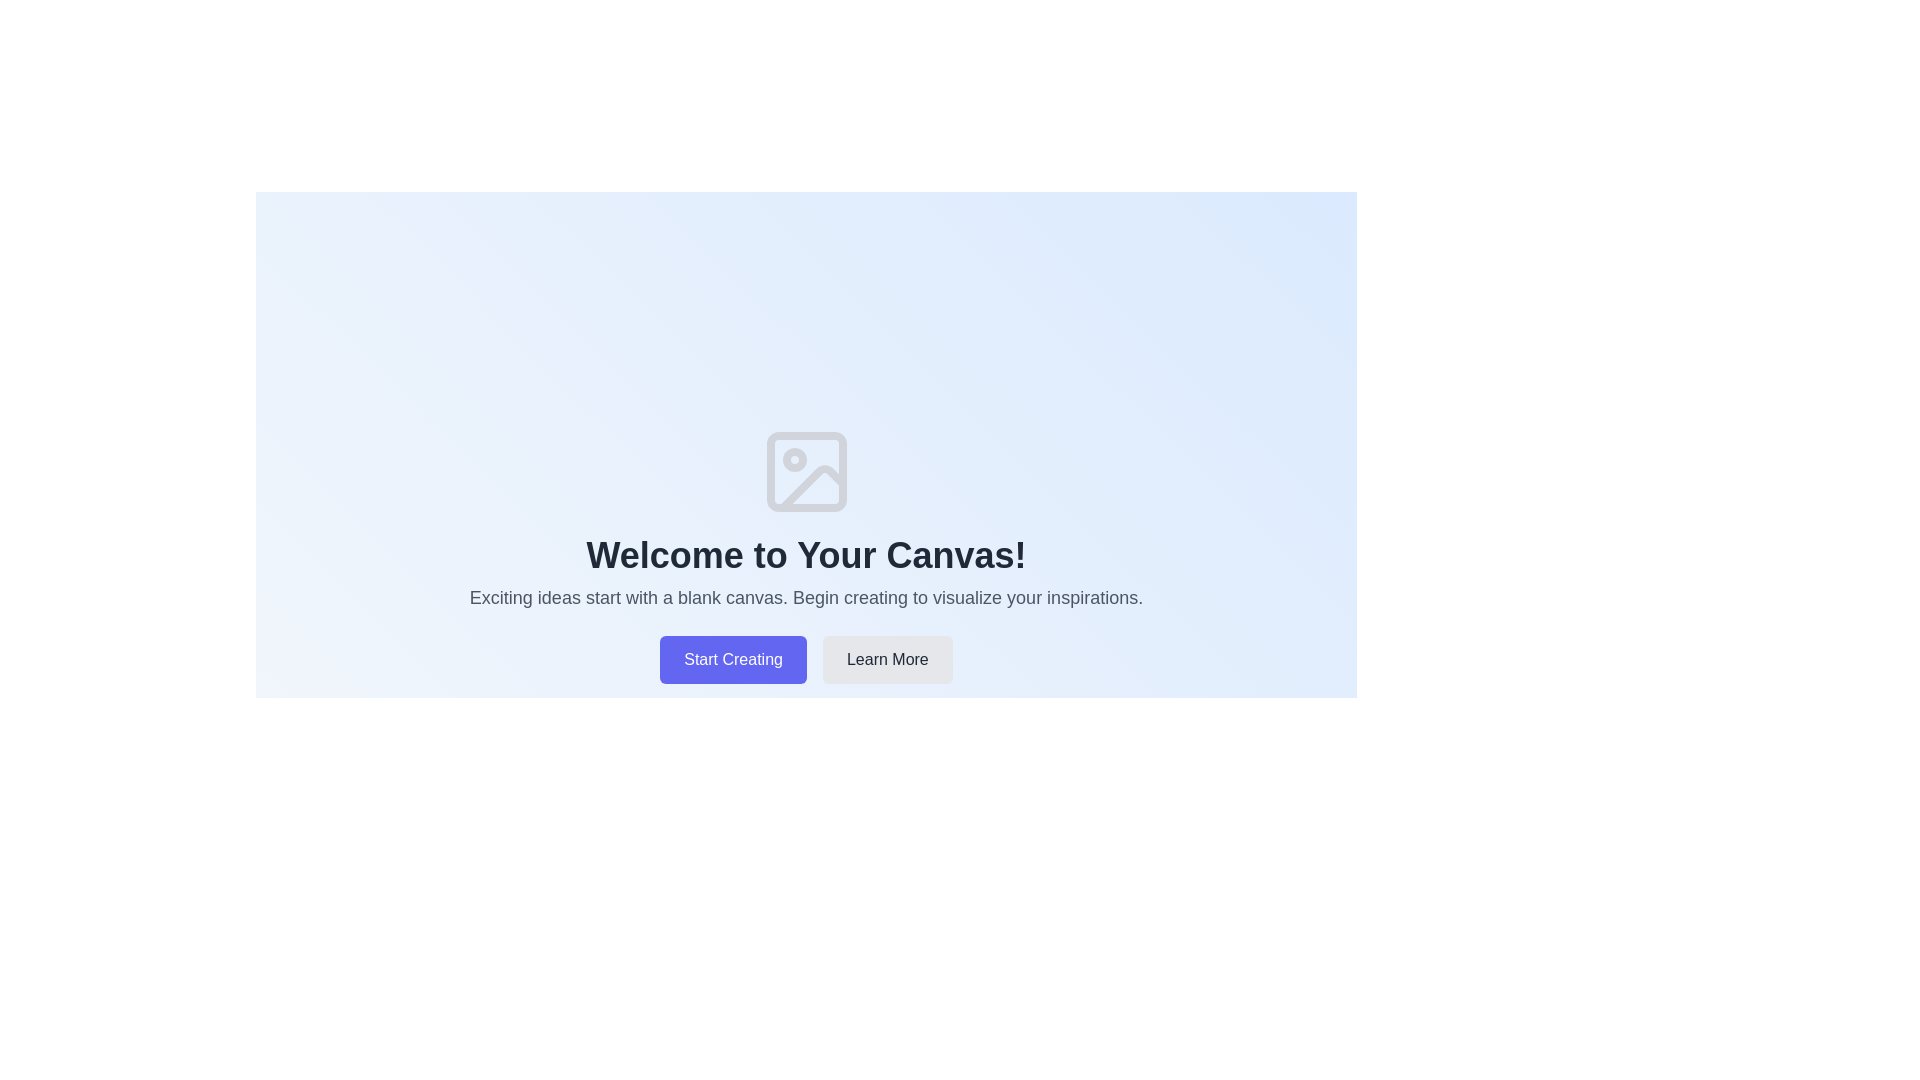 Image resolution: width=1920 pixels, height=1080 pixels. Describe the element at coordinates (732, 659) in the screenshot. I see `the leftmost button beneath the 'Welcome to Your Canvas!' text to initiate the creation process` at that location.